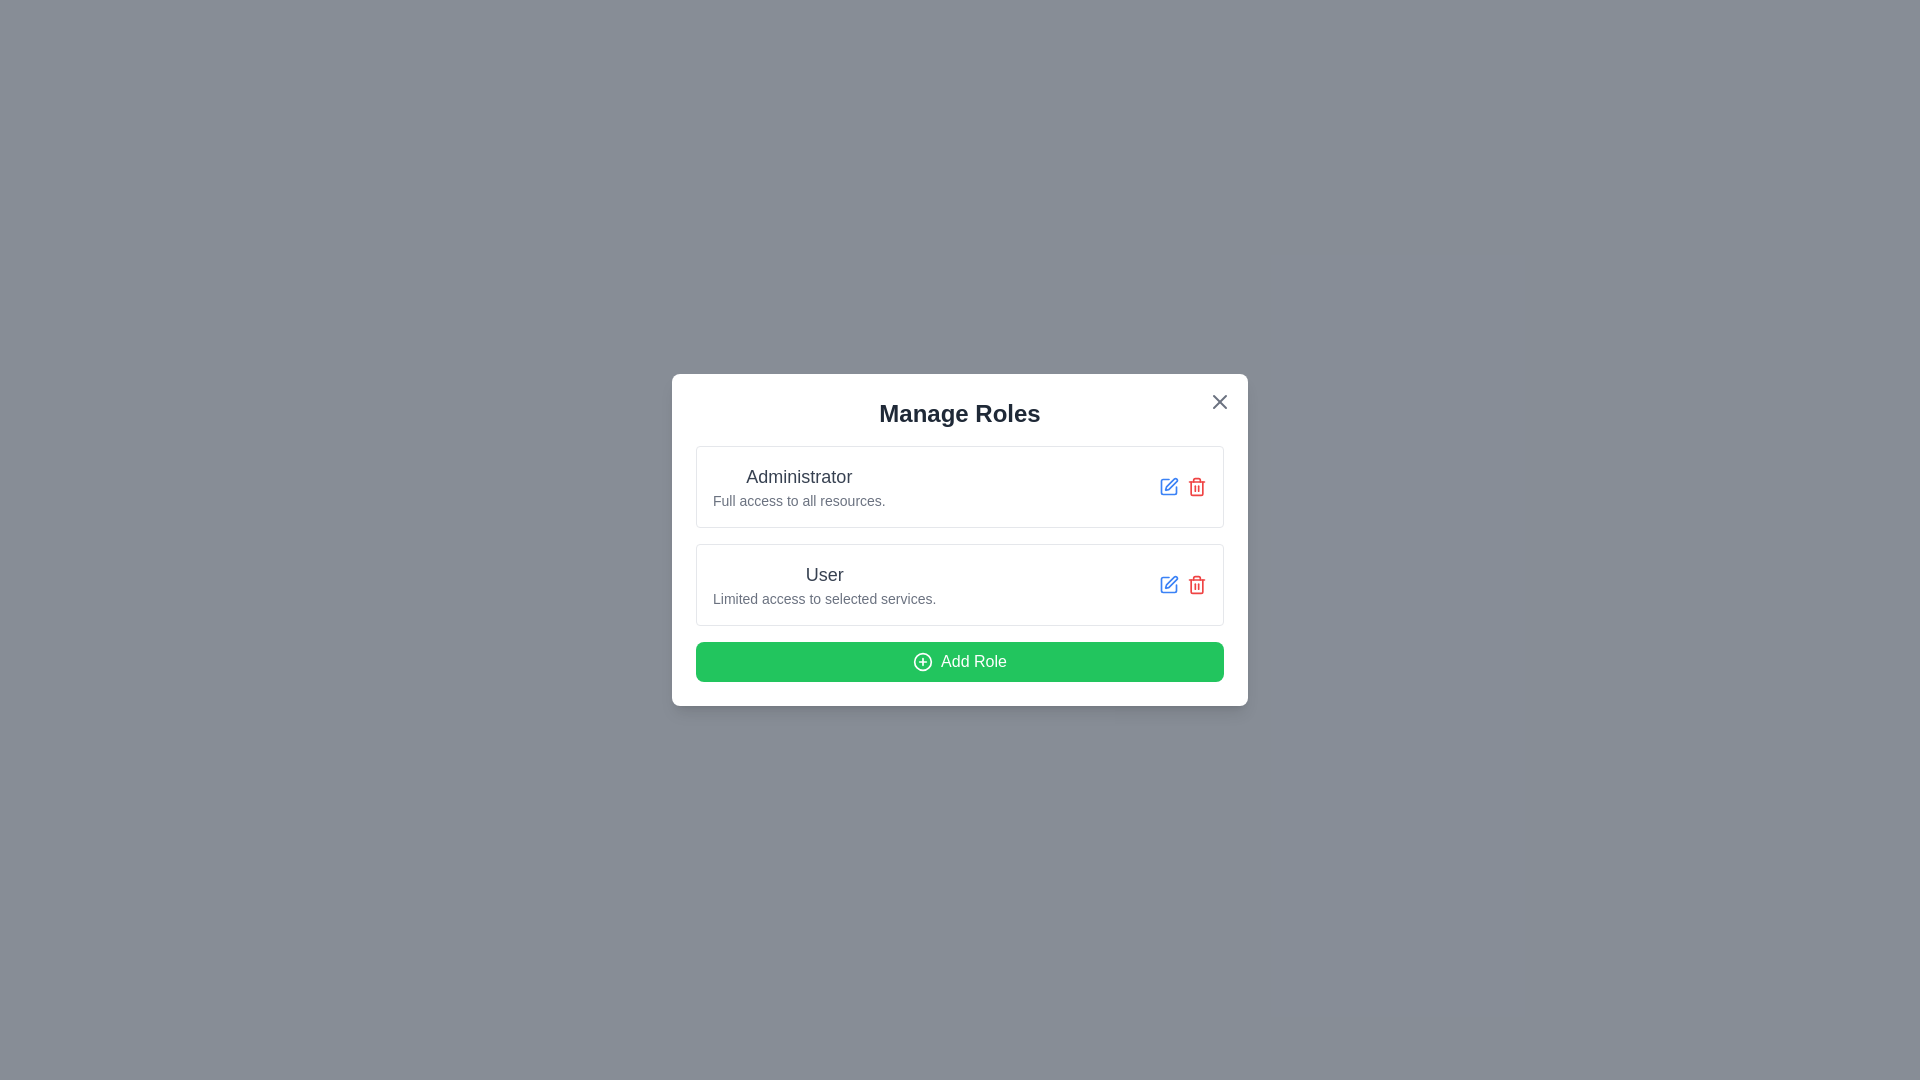  I want to click on the Text Display element that represents the user role description 'User' located in the 'Manage Roles' dialog, so click(824, 585).